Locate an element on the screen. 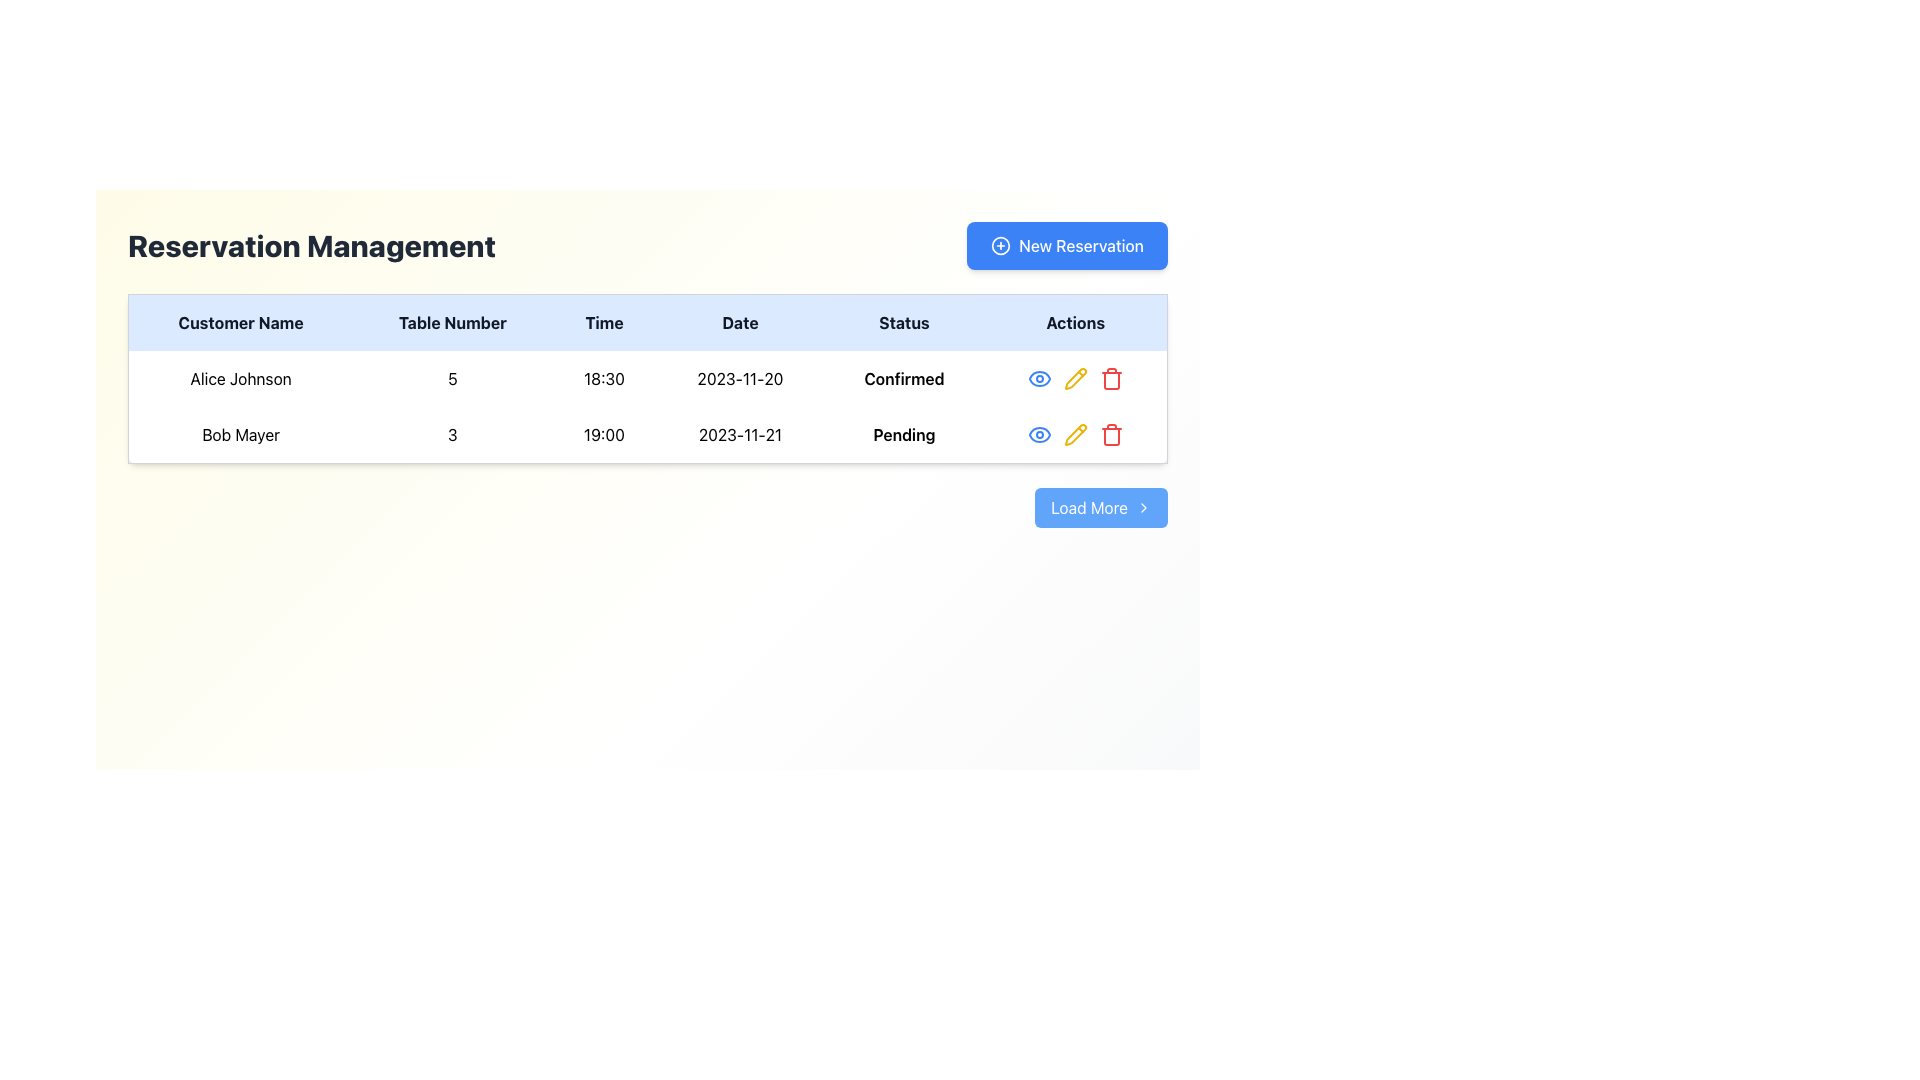 The image size is (1920, 1080). the first row in the reservation table displaying details for Alice Johnson, which includes the customer's name, table number, time, date, and status is located at coordinates (648, 378).